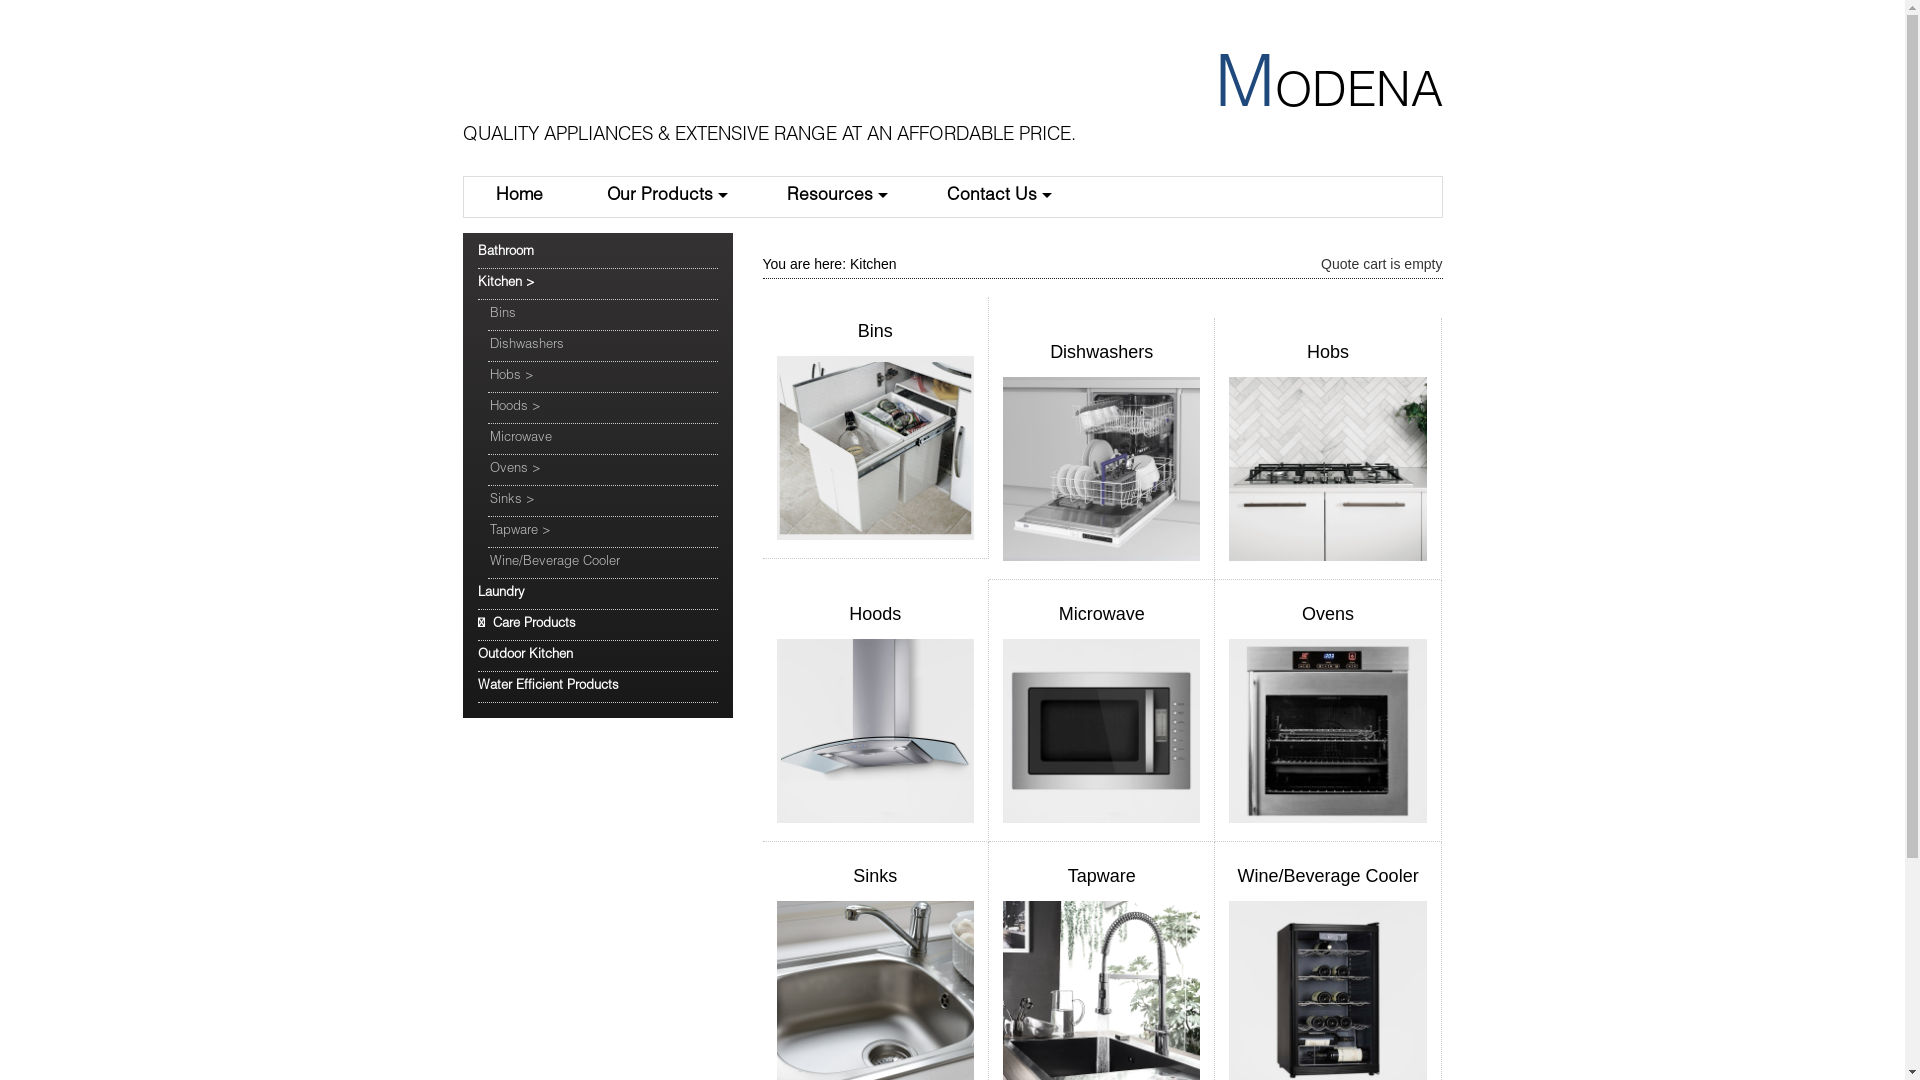 Image resolution: width=1920 pixels, height=1080 pixels. Describe the element at coordinates (873, 262) in the screenshot. I see `'Kitchen'` at that location.